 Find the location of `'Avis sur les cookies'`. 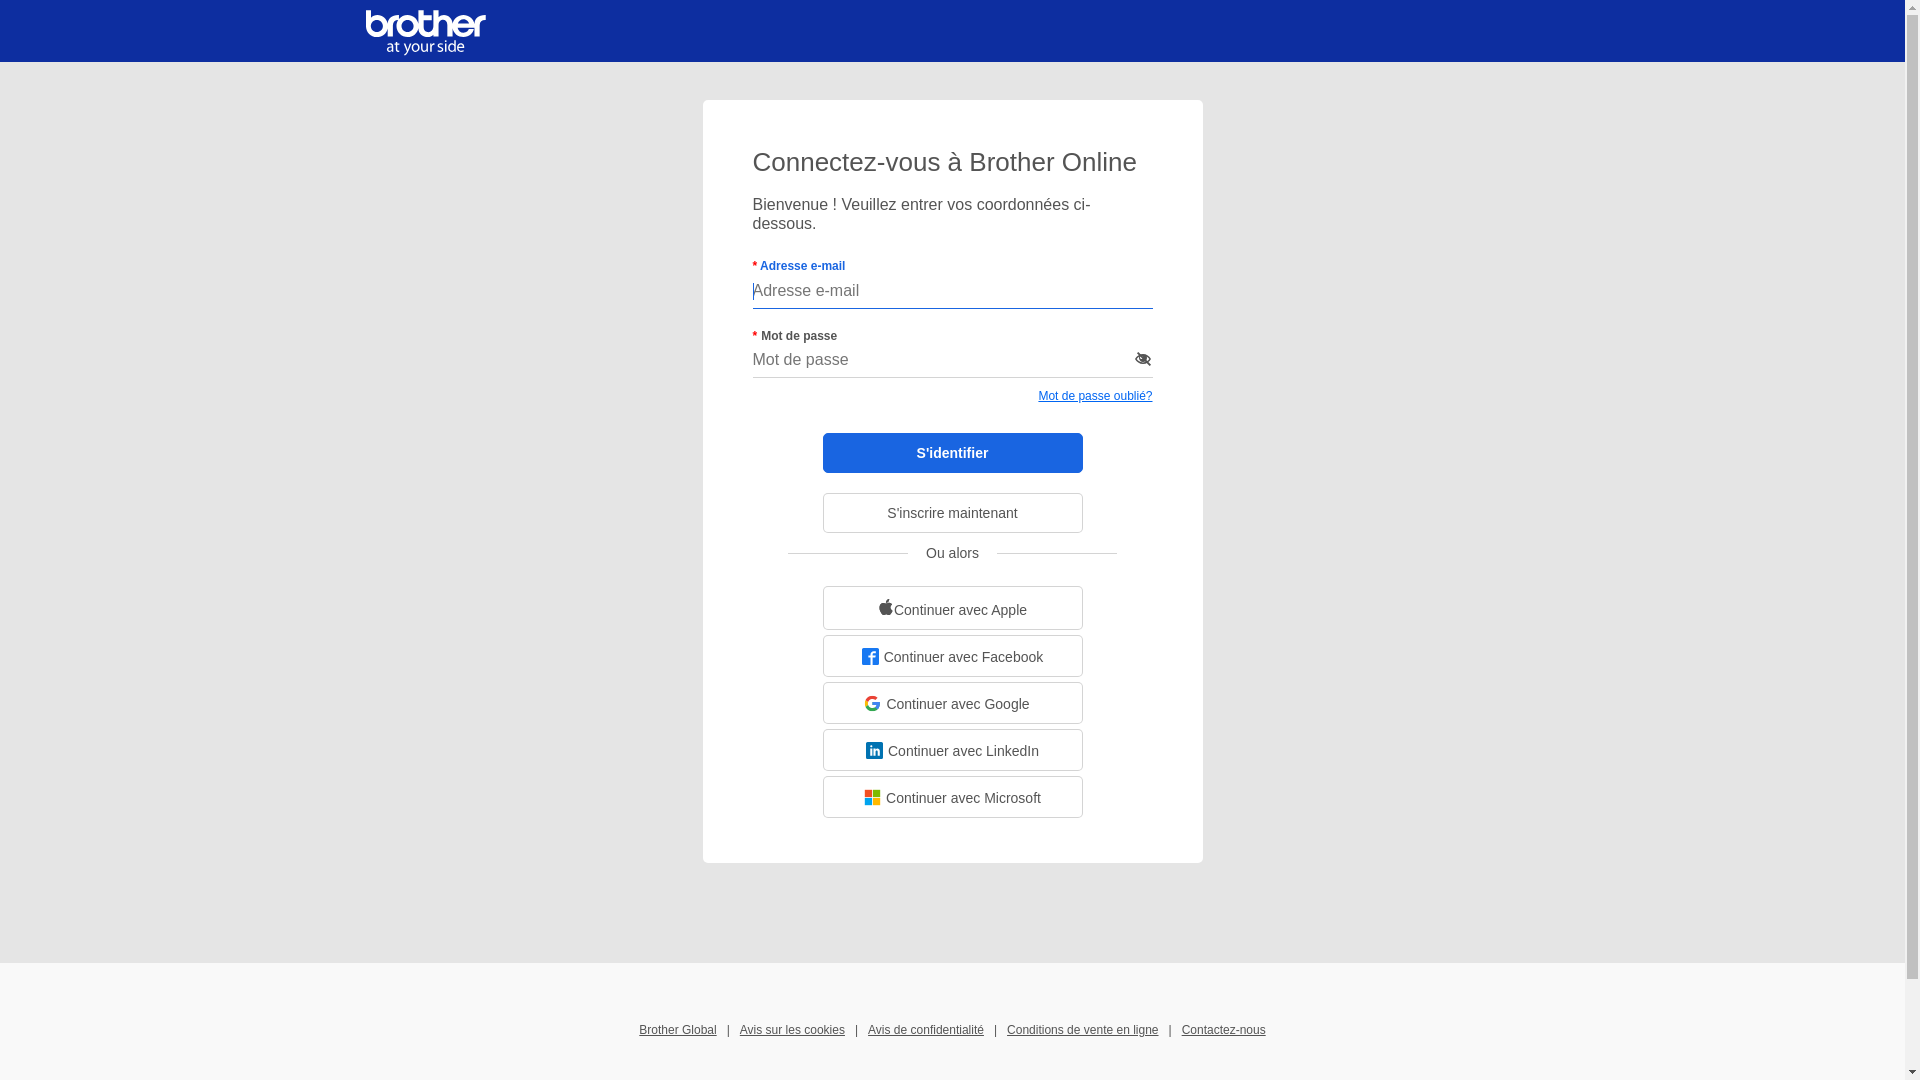

'Avis sur les cookies' is located at coordinates (791, 1029).